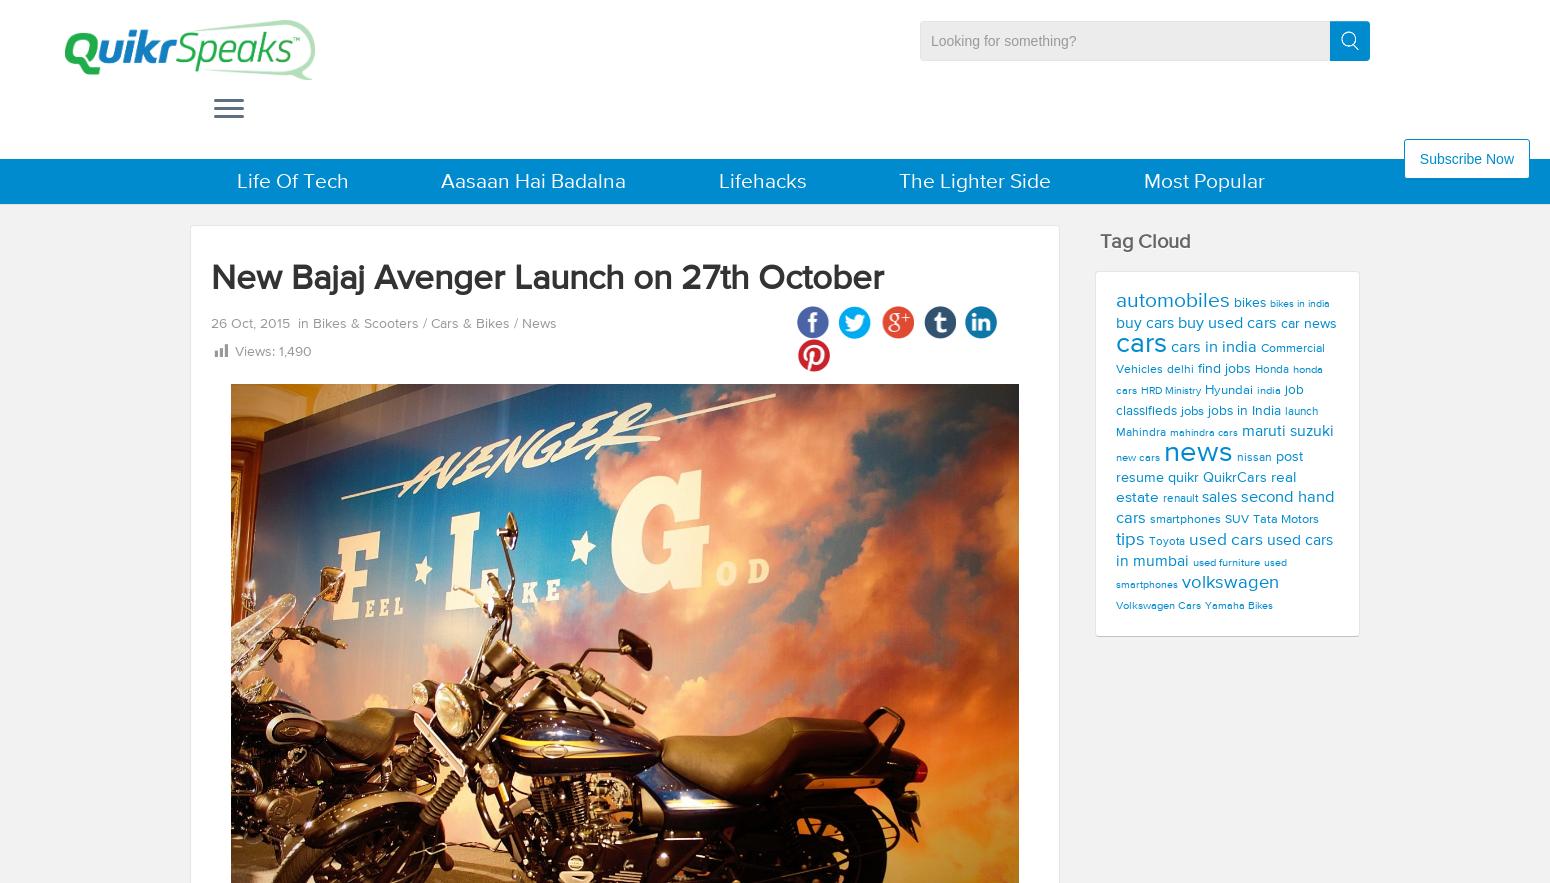  I want to click on 'buy used cars', so click(1227, 322).